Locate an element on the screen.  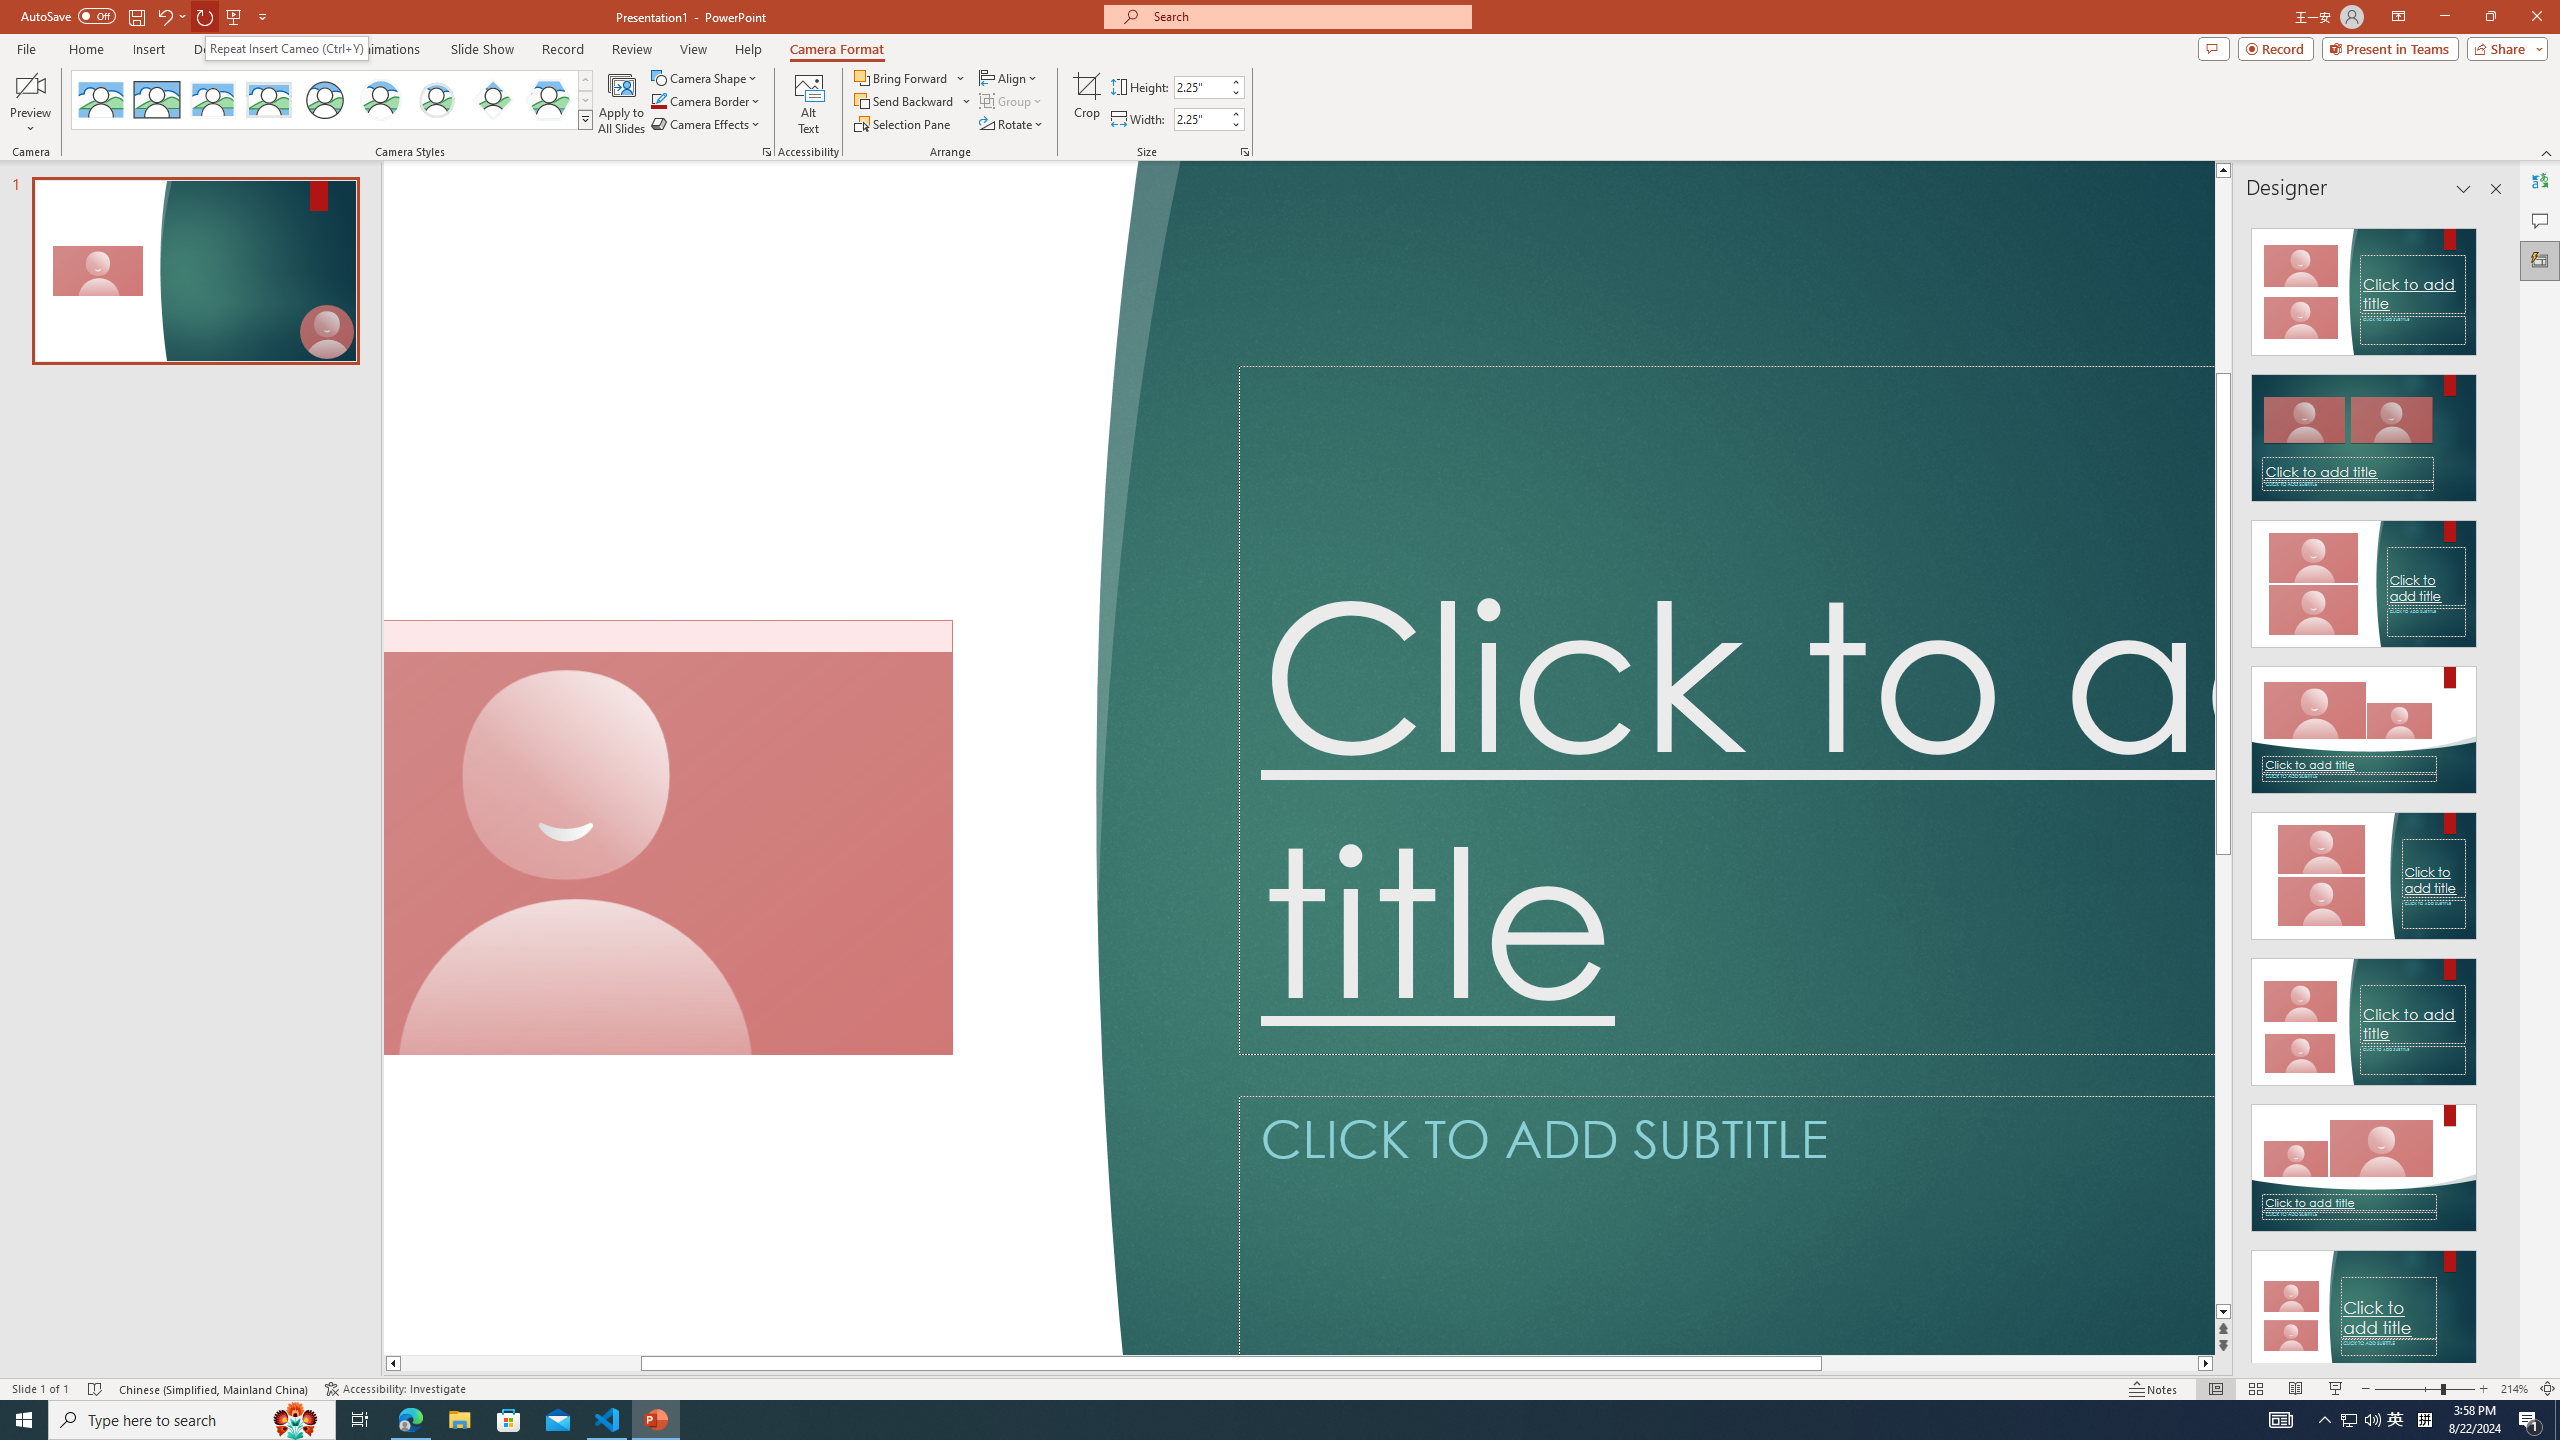
'Reading View' is located at coordinates (2295, 1389).